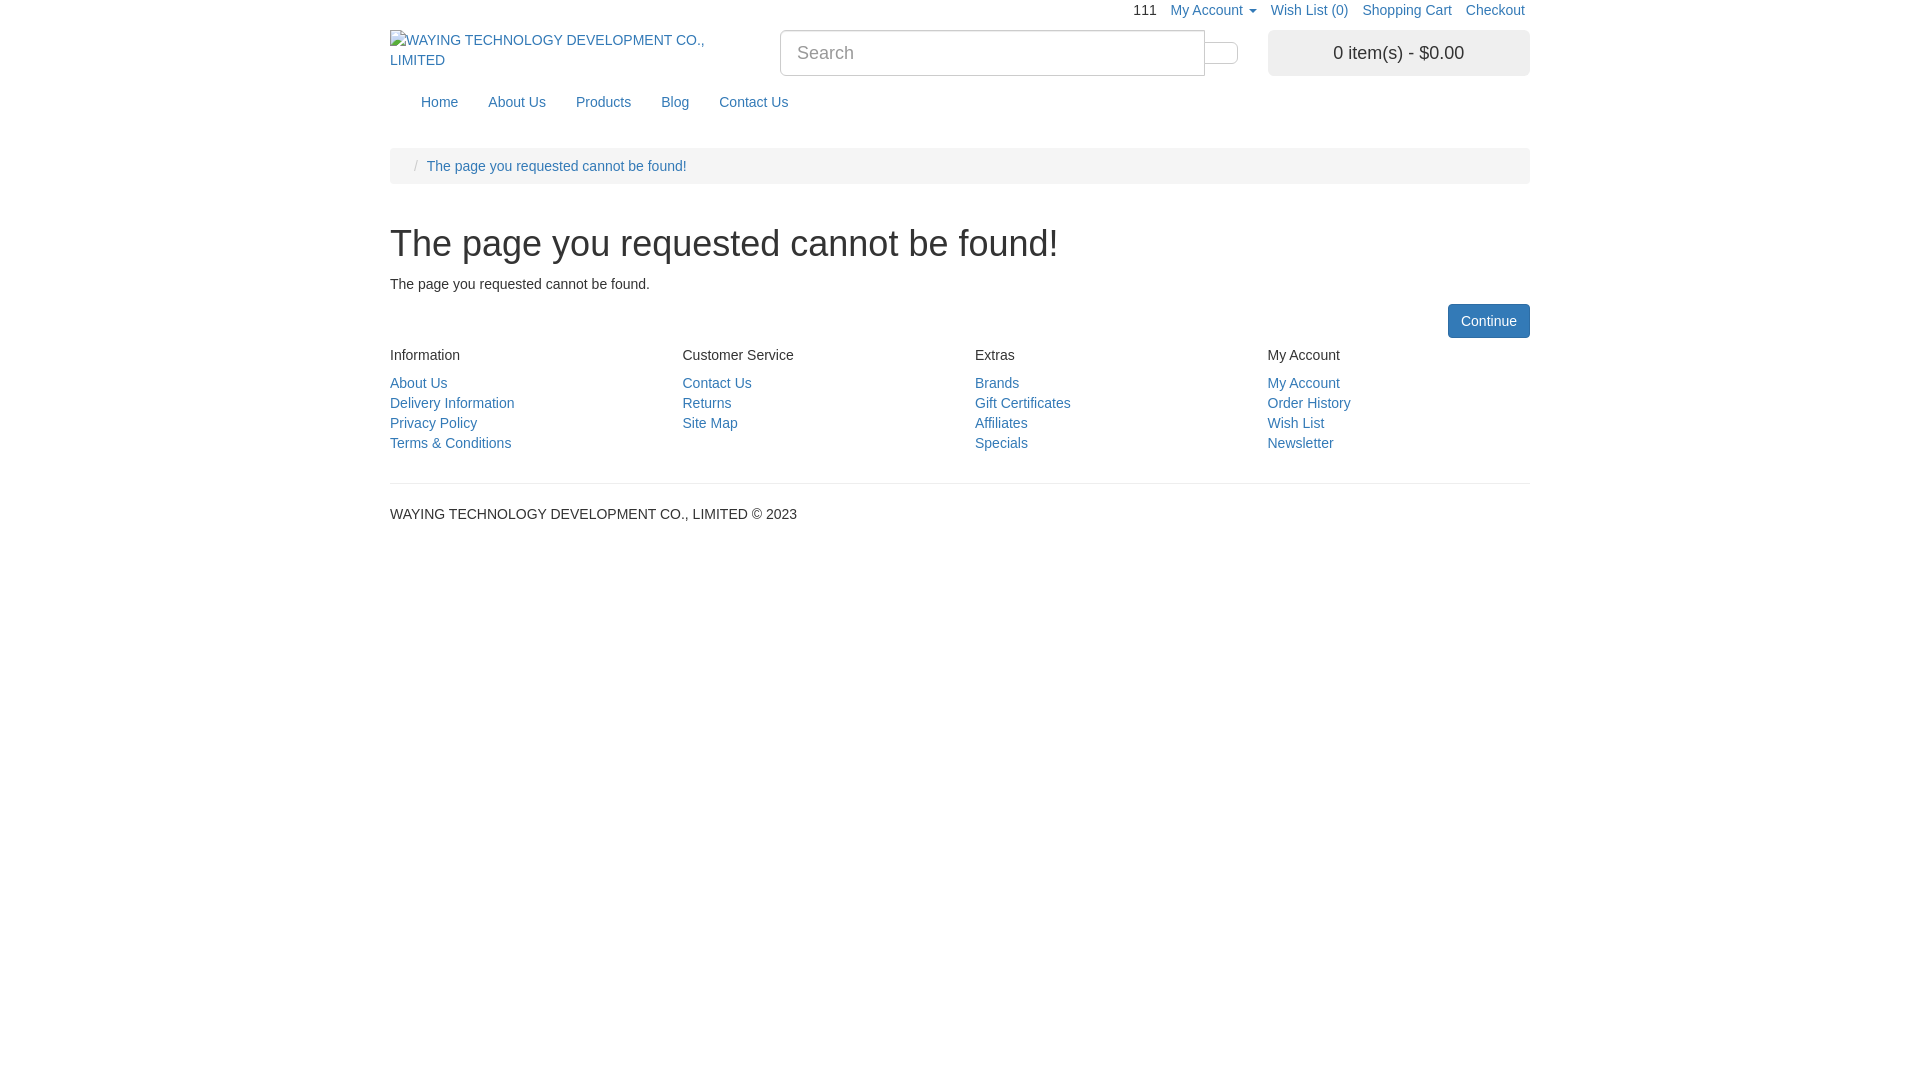 This screenshot has width=1920, height=1080. Describe the element at coordinates (438, 101) in the screenshot. I see `'Home'` at that location.